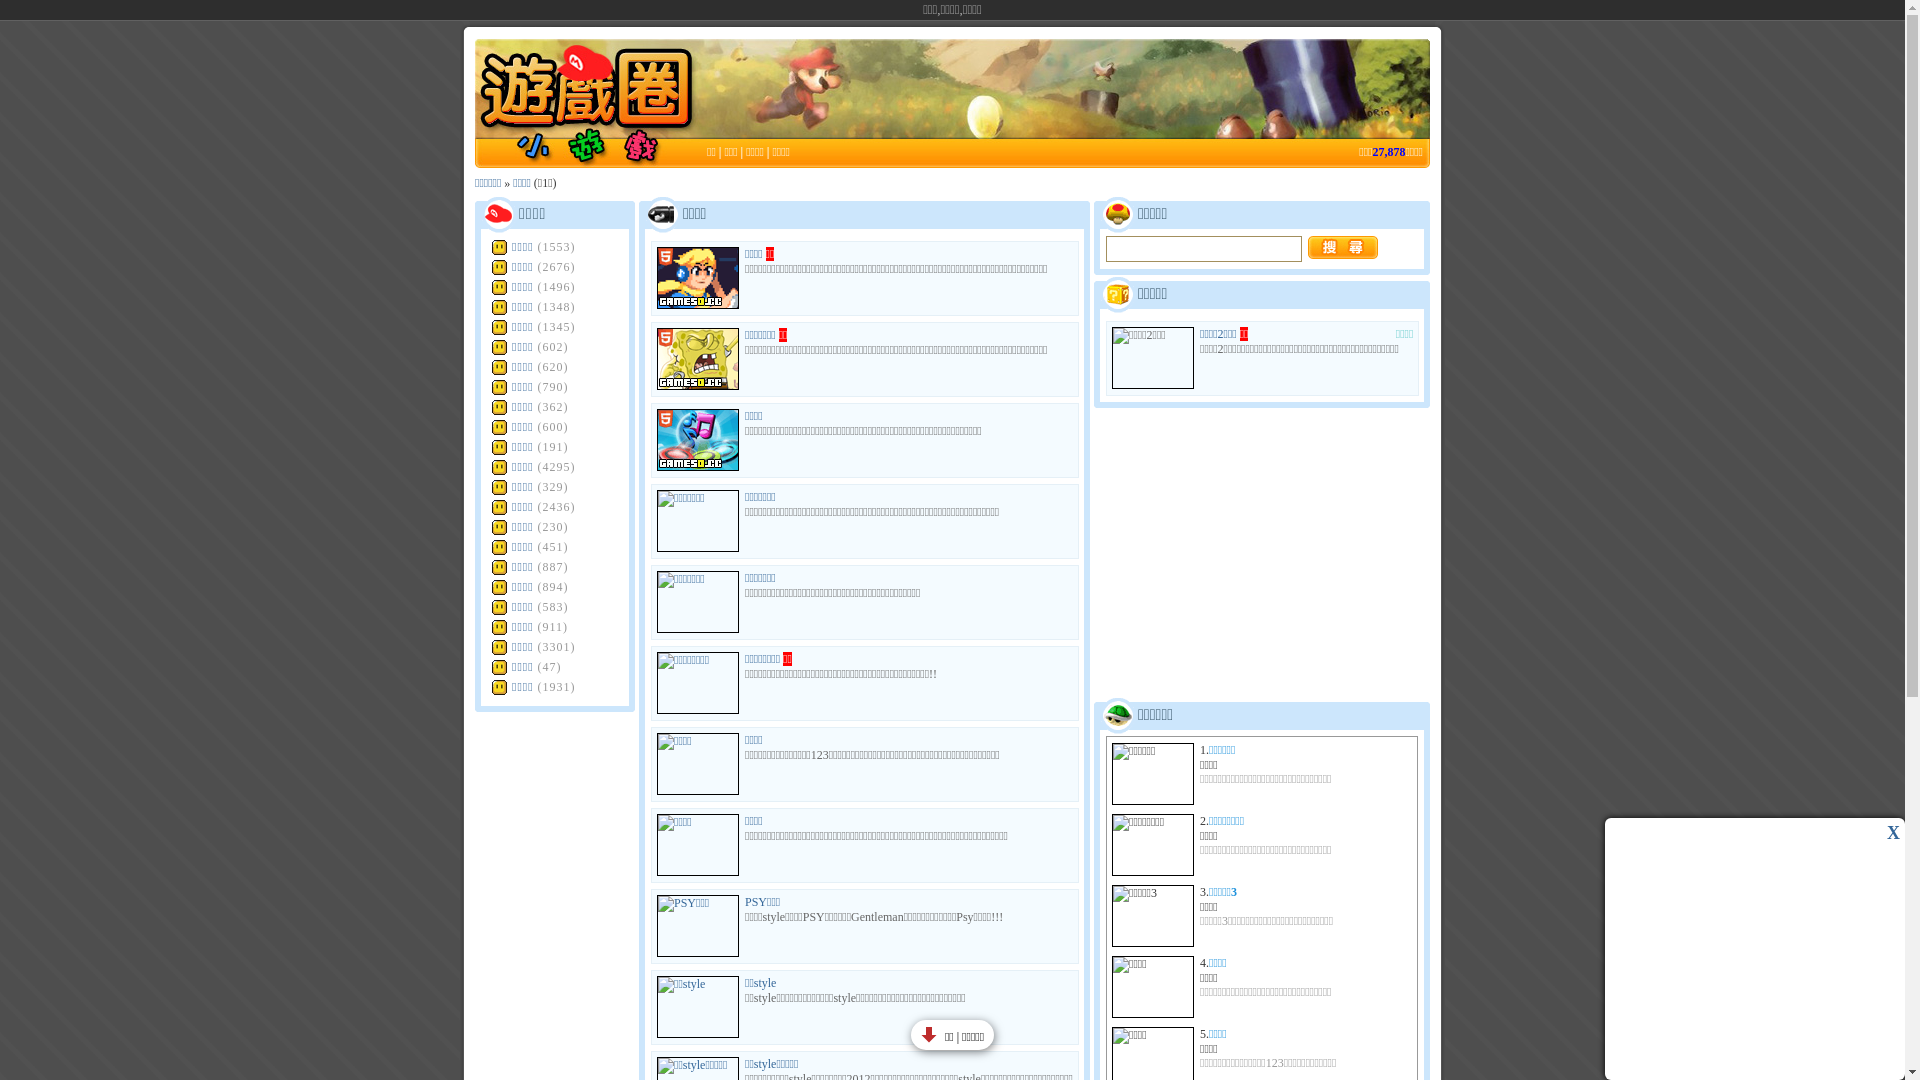 The height and width of the screenshot is (1080, 1920). What do you see at coordinates (1892, 833) in the screenshot?
I see `'X'` at bounding box center [1892, 833].